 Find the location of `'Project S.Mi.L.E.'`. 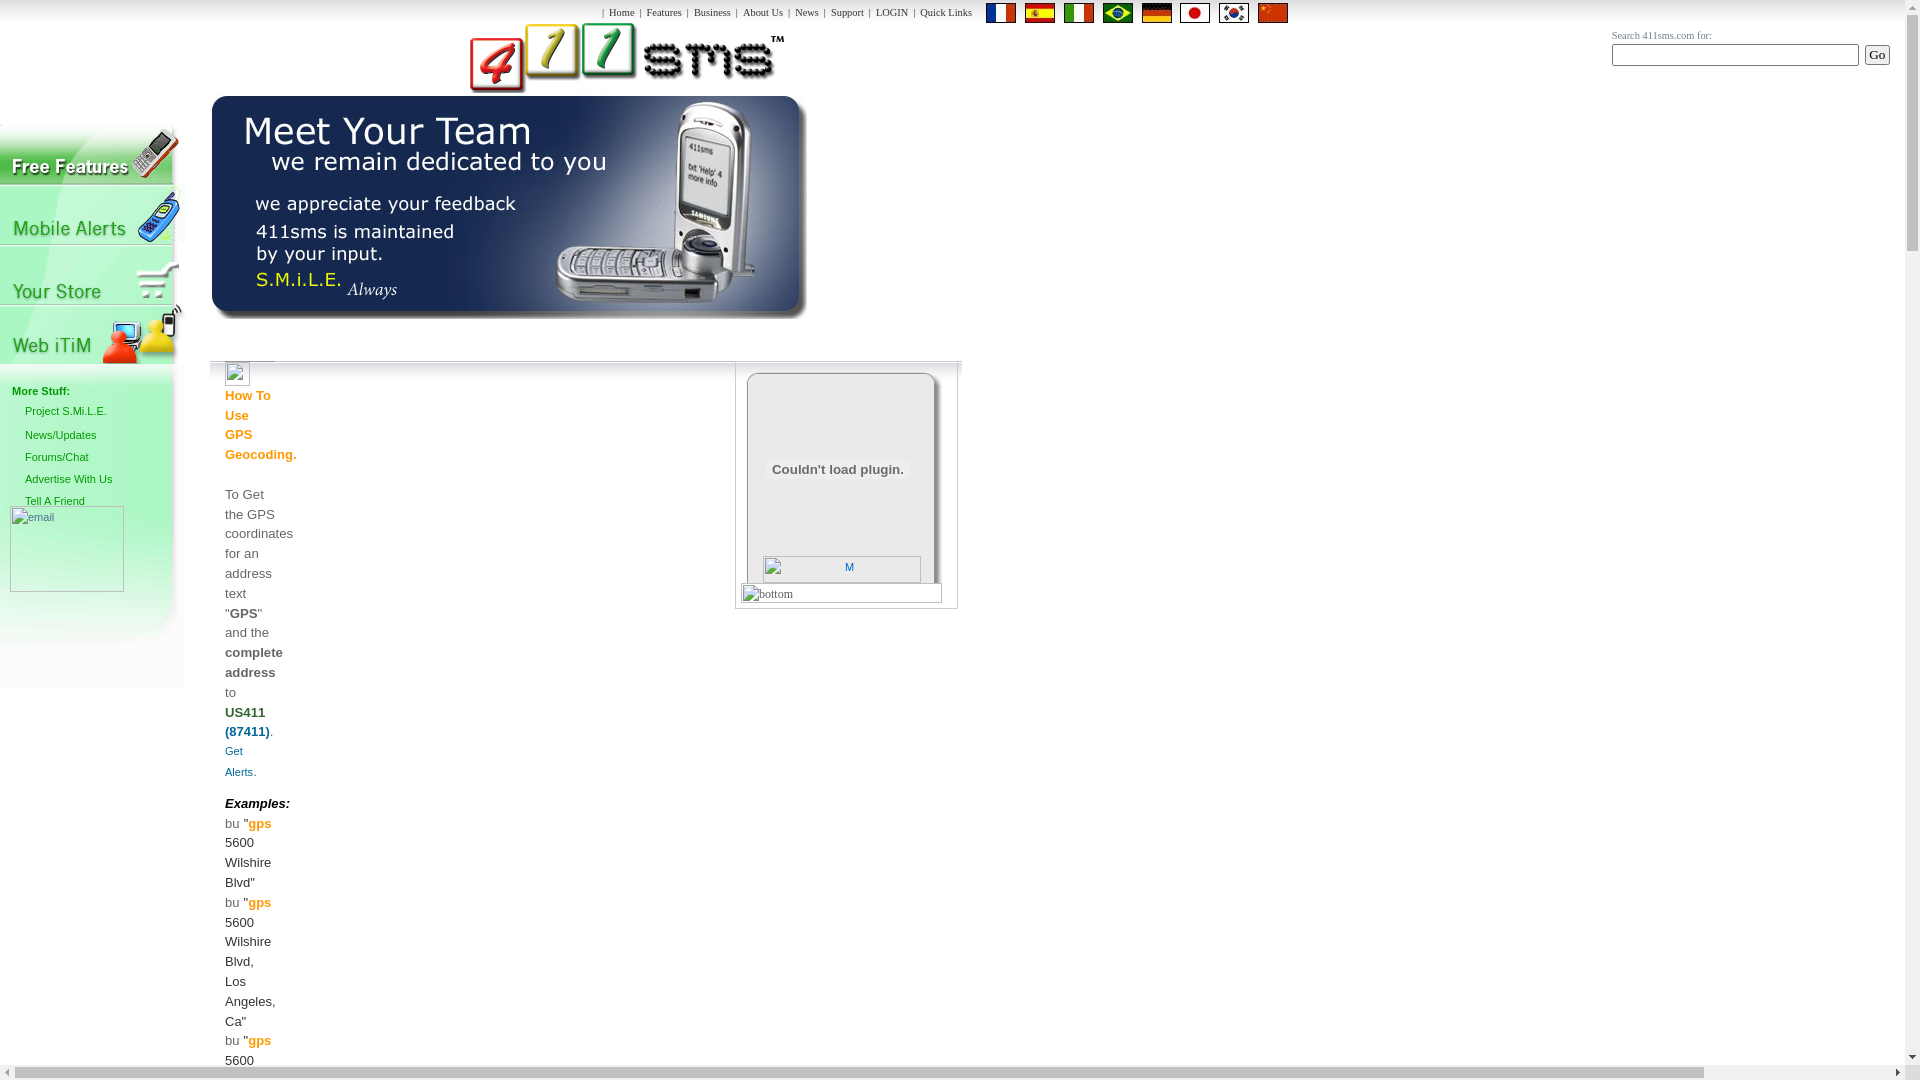

'Project S.Mi.L.E.' is located at coordinates (104, 411).